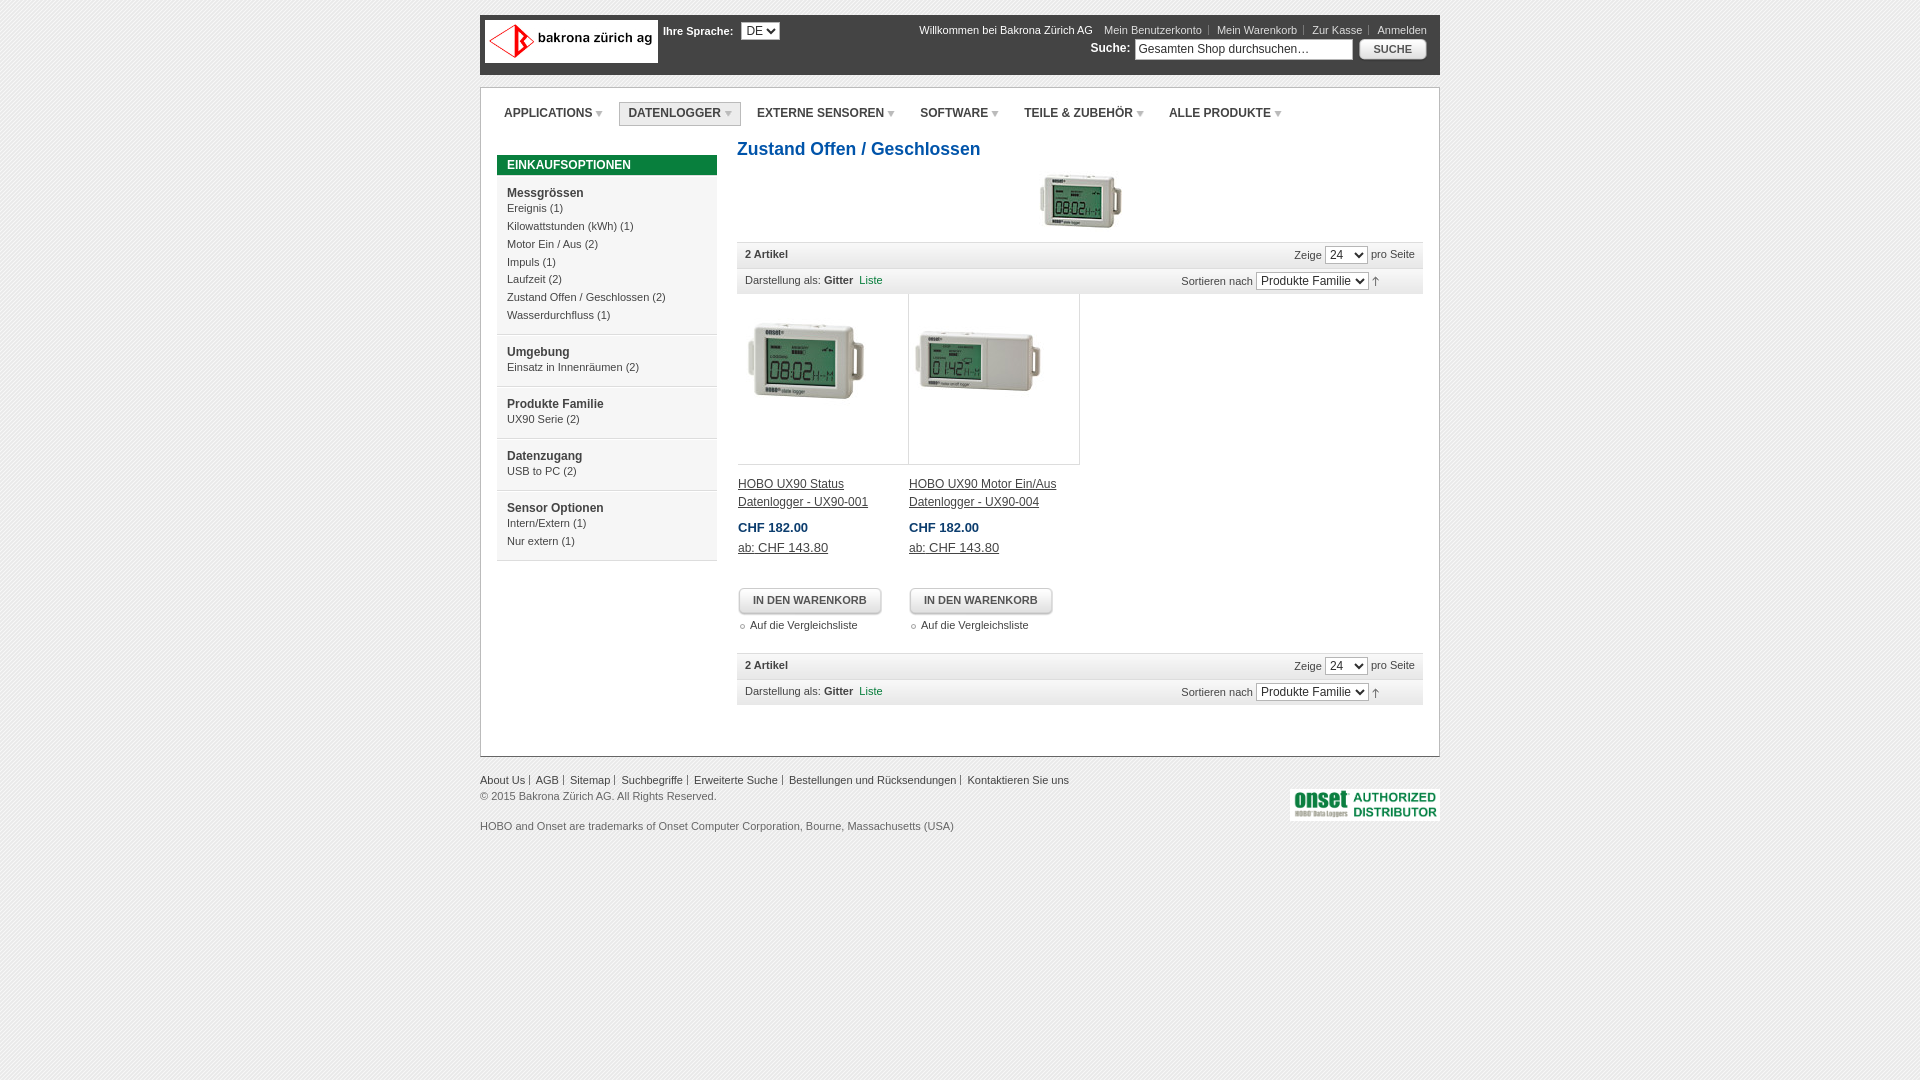 Image resolution: width=1920 pixels, height=1080 pixels. Describe the element at coordinates (679, 114) in the screenshot. I see `'DATENLOGGER'` at that location.